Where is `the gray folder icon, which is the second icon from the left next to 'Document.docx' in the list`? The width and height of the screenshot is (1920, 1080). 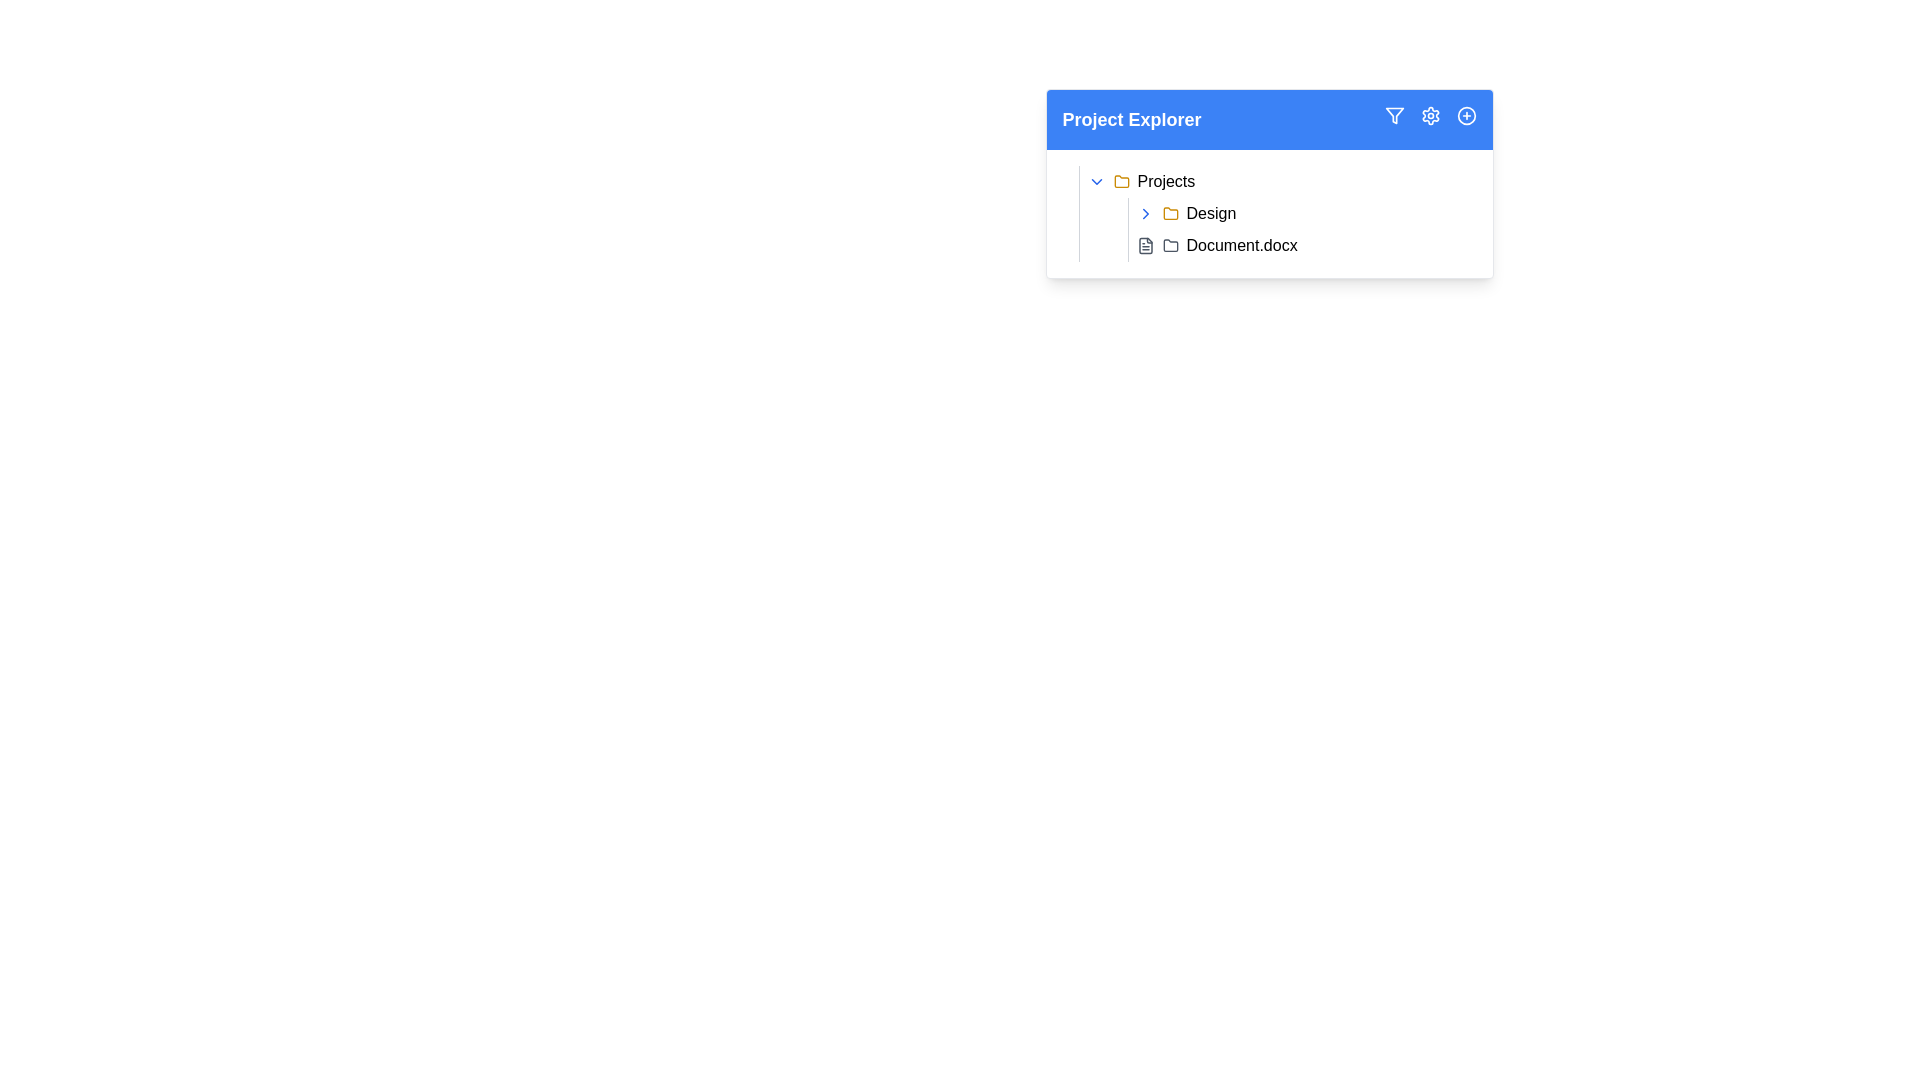 the gray folder icon, which is the second icon from the left next to 'Document.docx' in the list is located at coordinates (1170, 245).